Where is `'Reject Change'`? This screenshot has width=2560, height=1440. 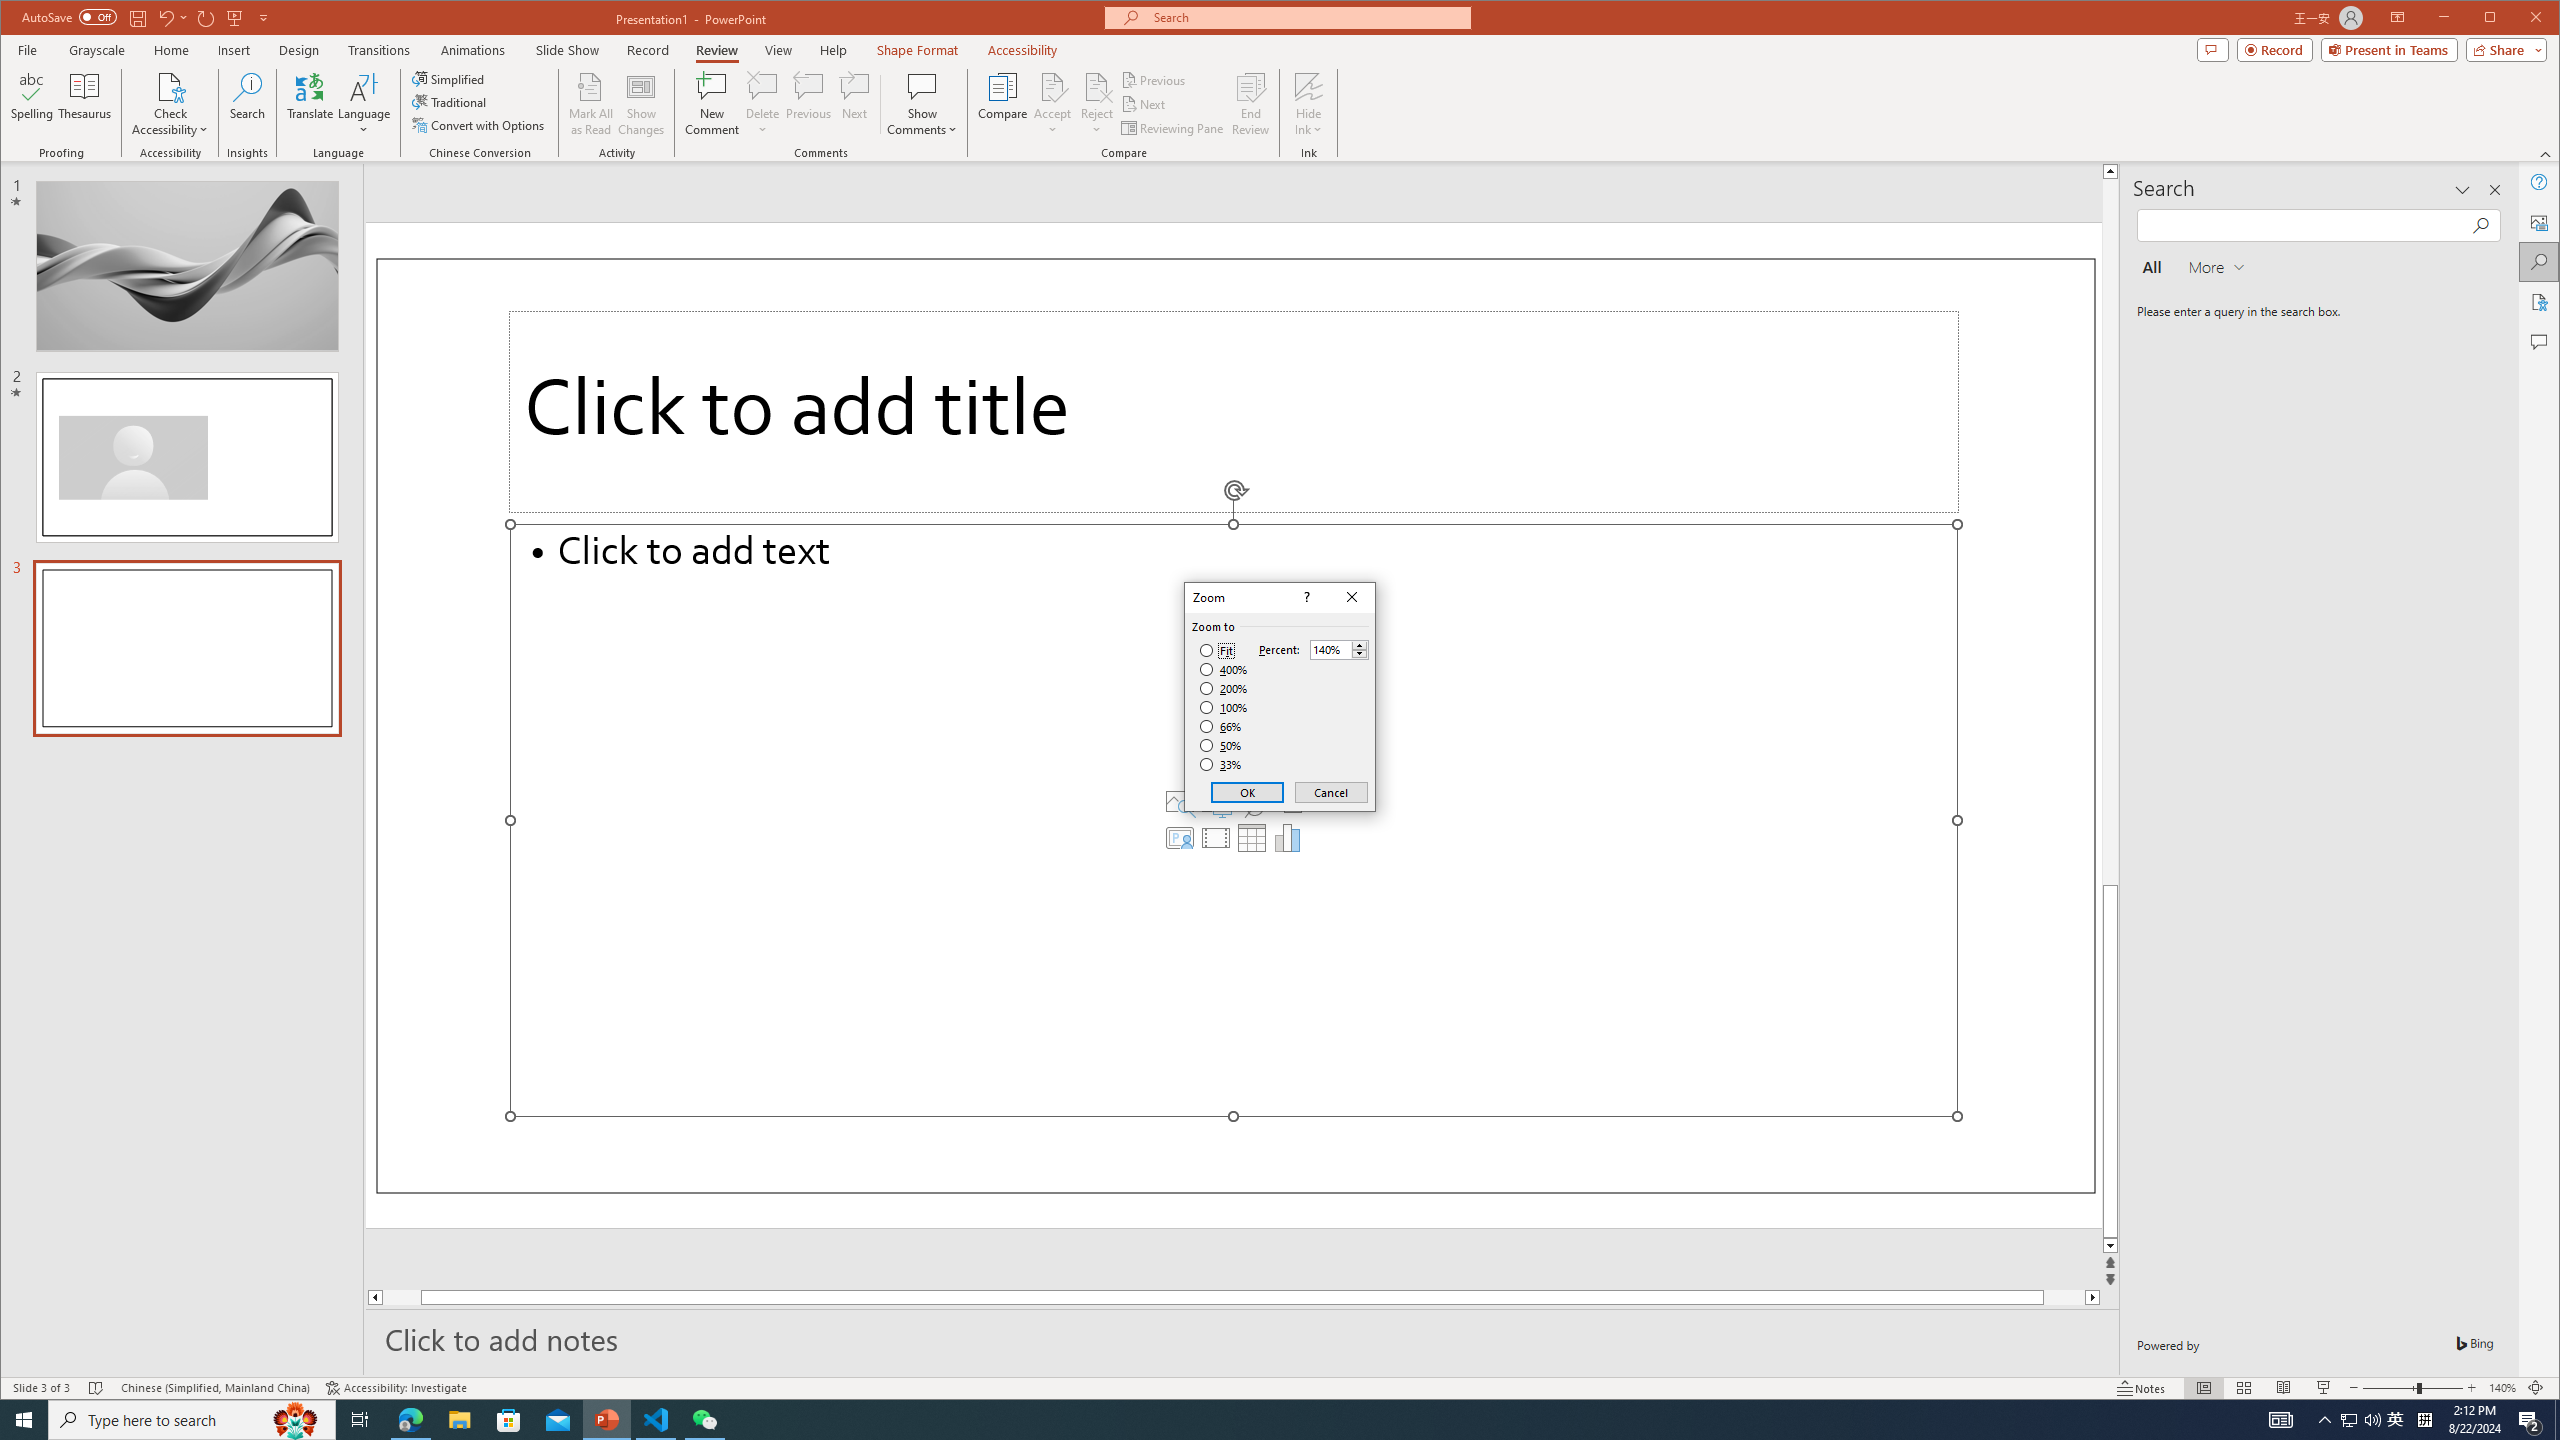
'Reject Change' is located at coordinates (1096, 85).